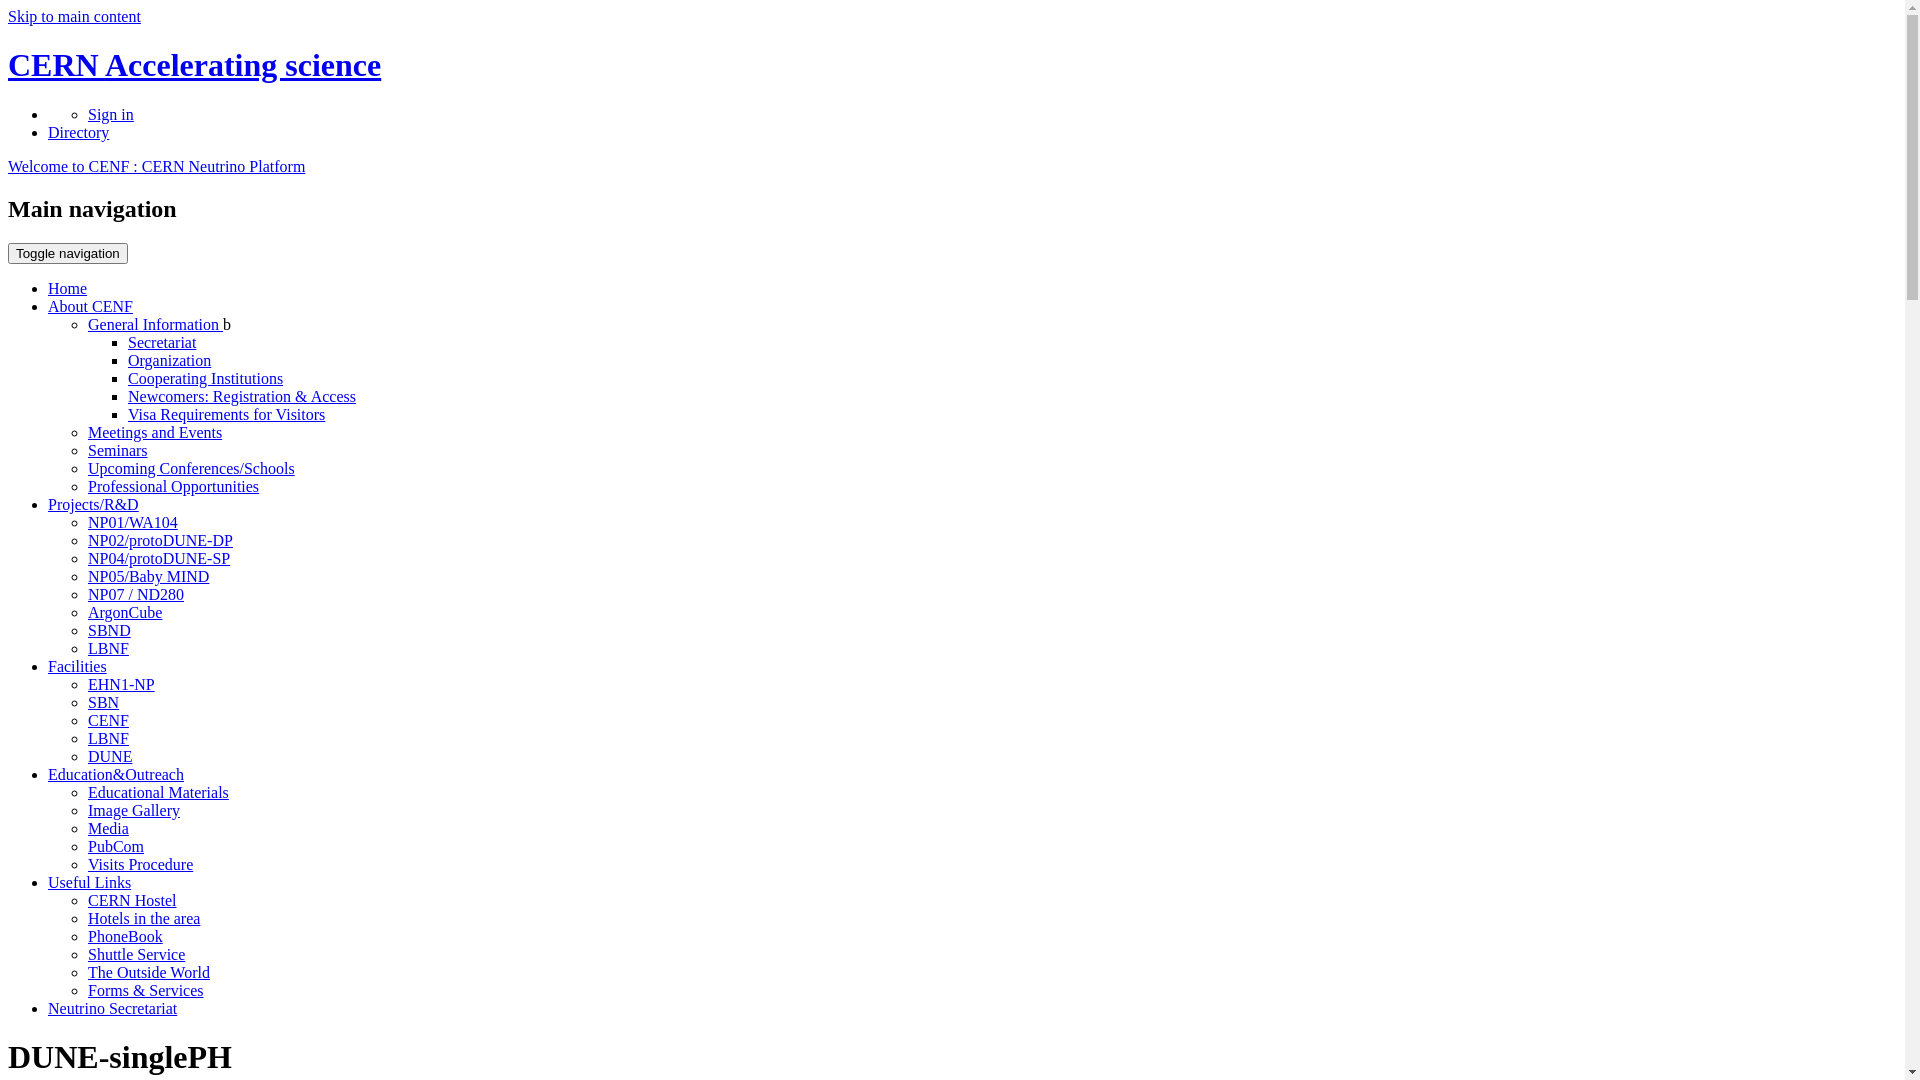 This screenshot has height=1080, width=1920. Describe the element at coordinates (144, 990) in the screenshot. I see `'Forms & Services'` at that location.